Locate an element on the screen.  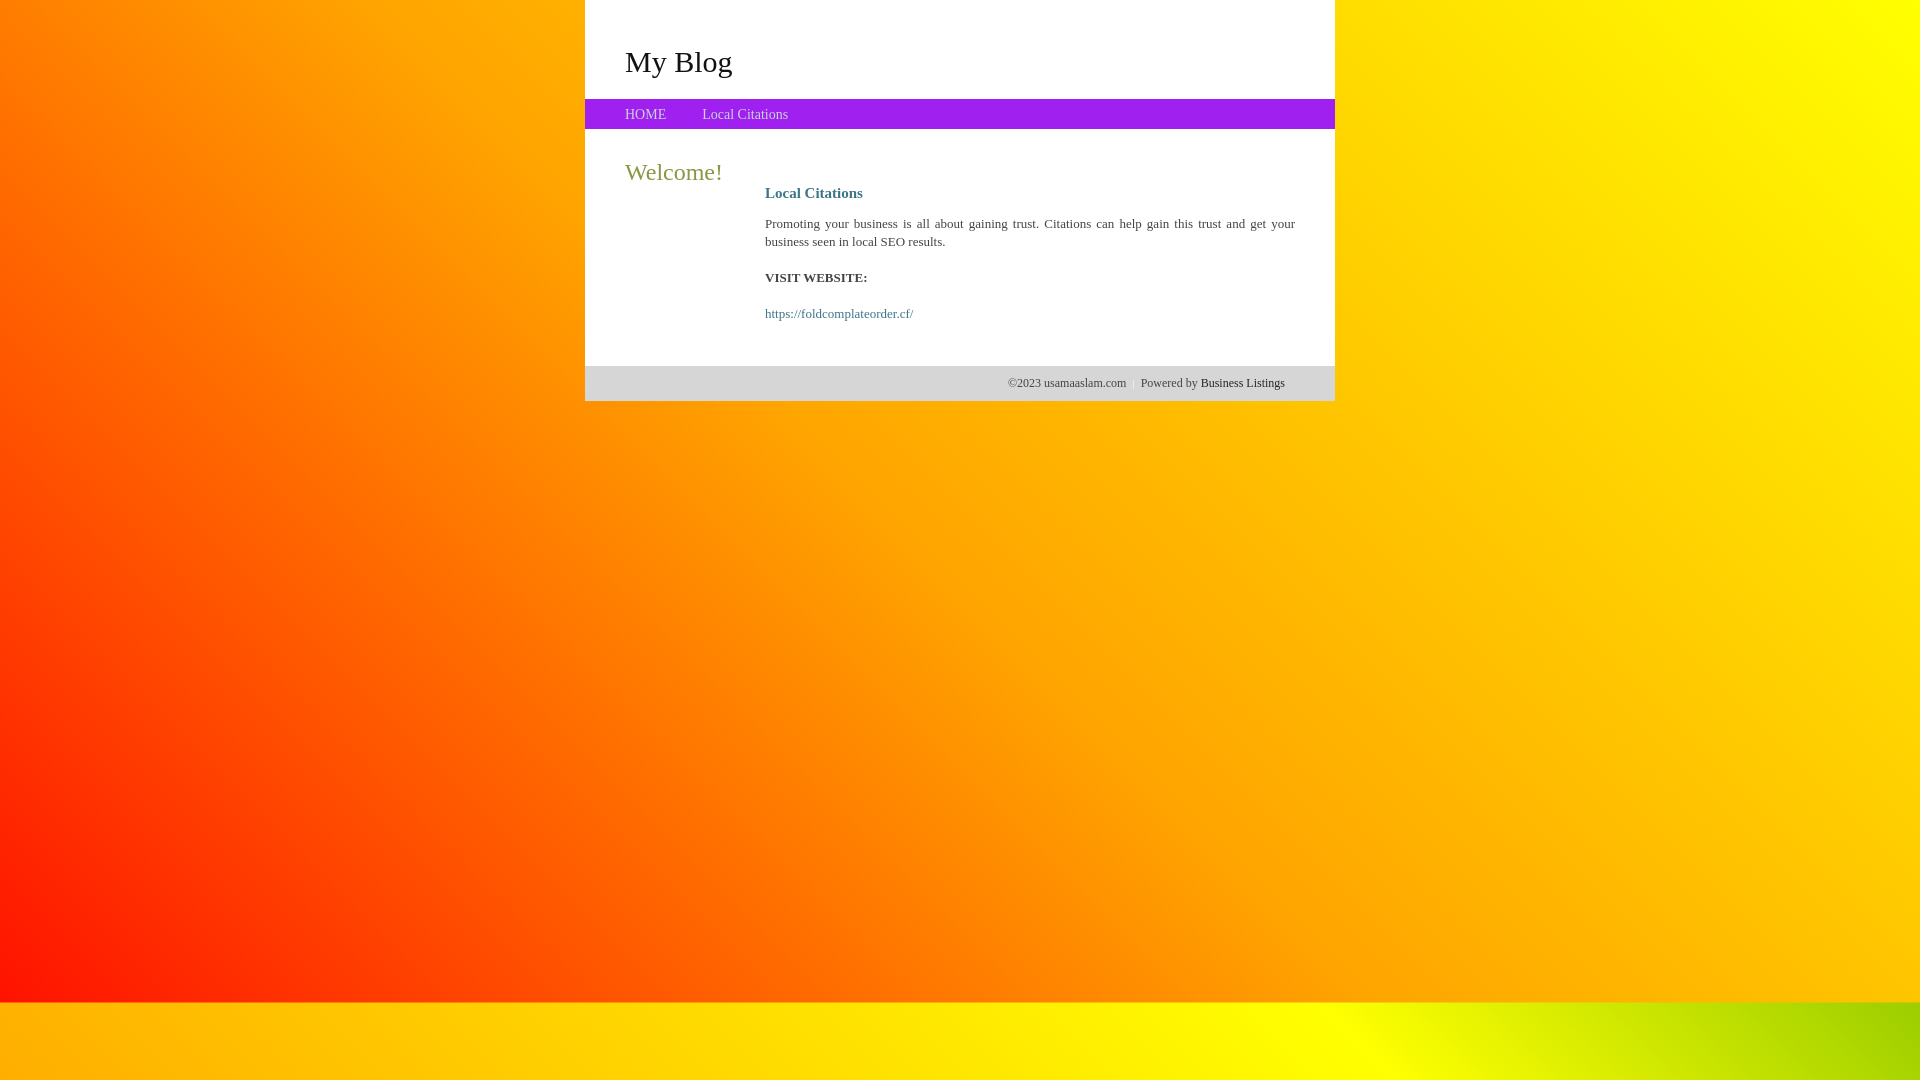
'My Blog' is located at coordinates (678, 60).